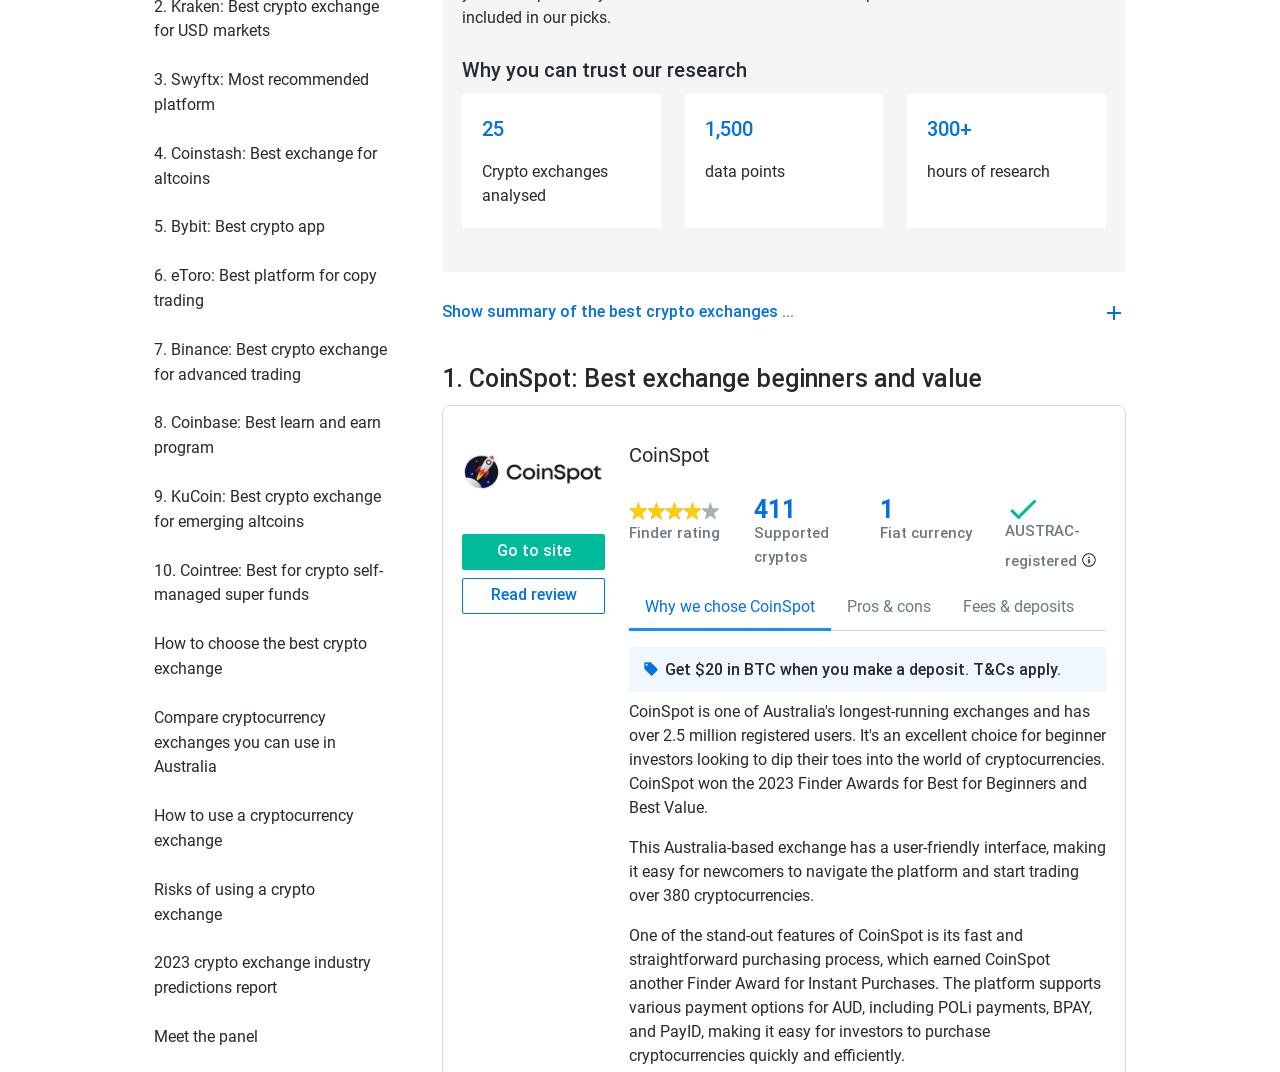 This screenshot has width=1280, height=1072. What do you see at coordinates (266, 508) in the screenshot?
I see `'9. KuCoin: Best crypto exchange for emerging altcoins'` at bounding box center [266, 508].